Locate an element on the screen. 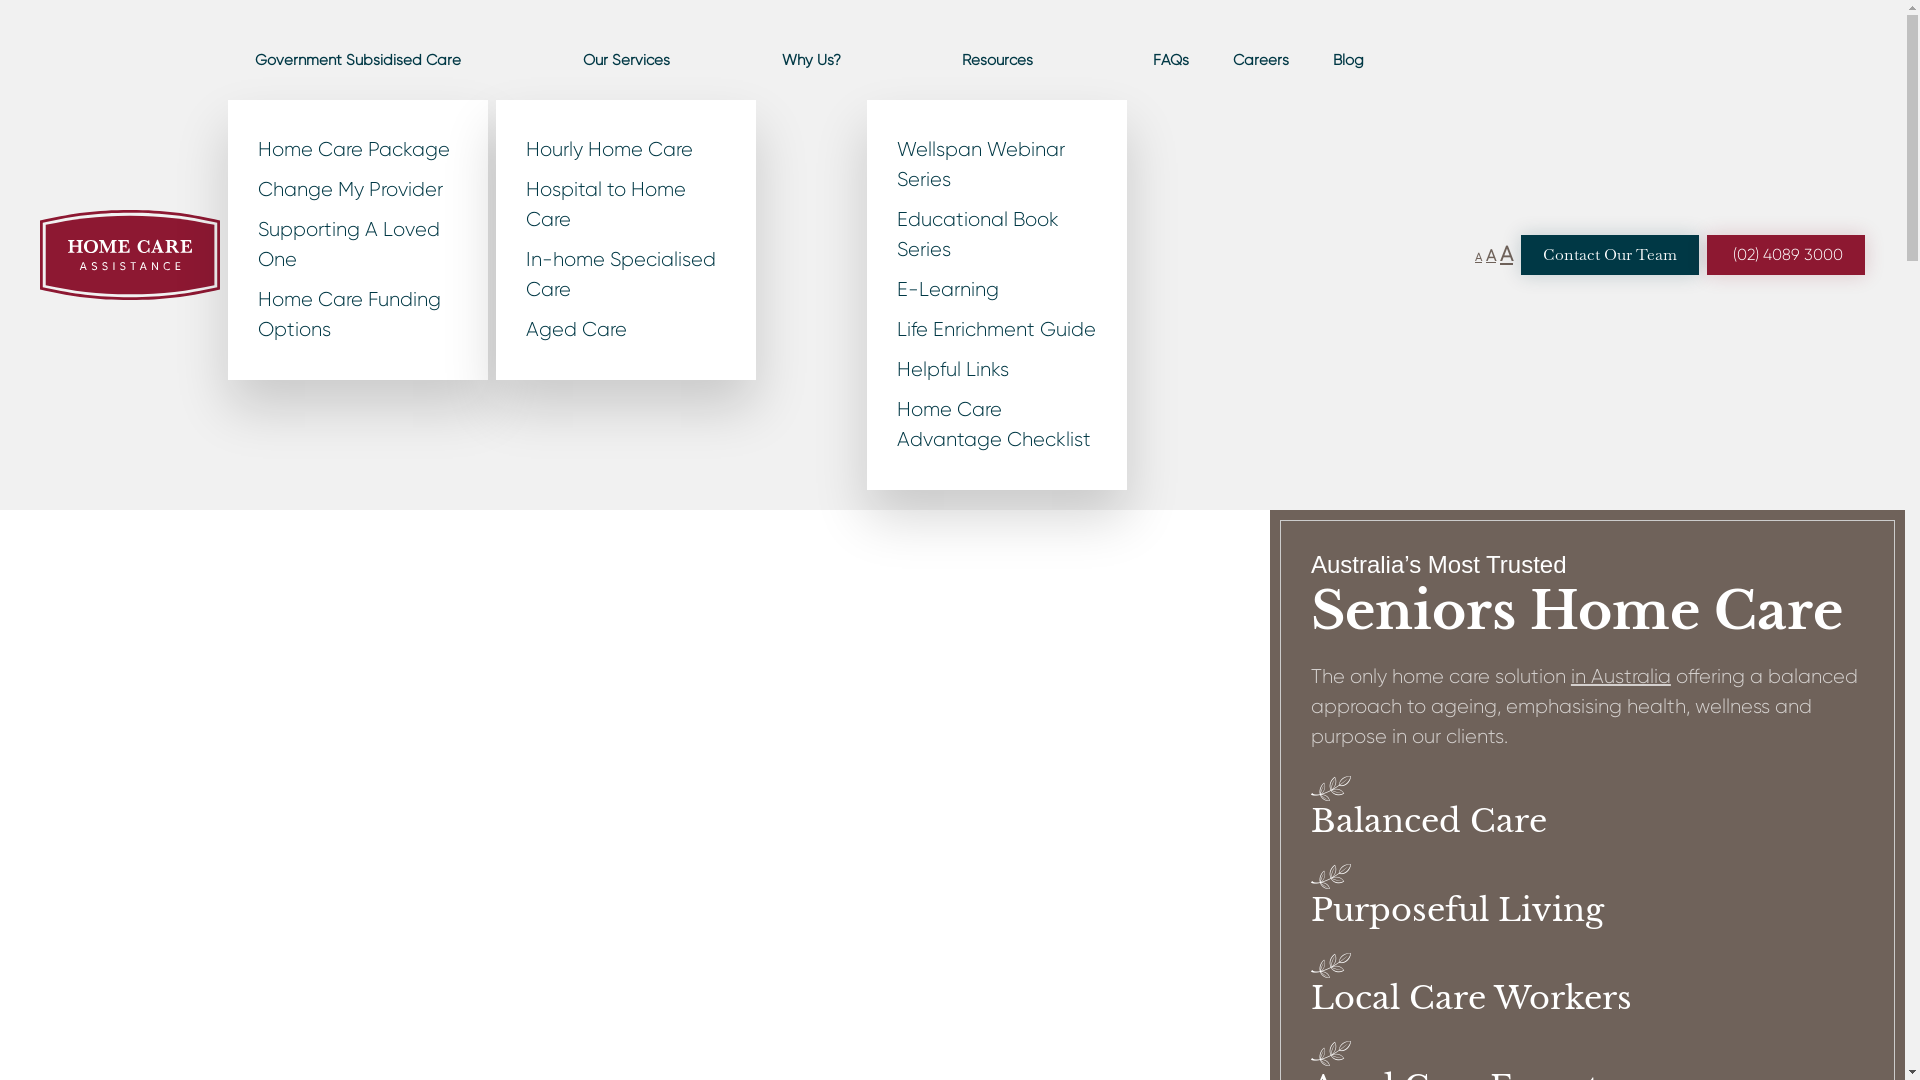 This screenshot has width=1920, height=1080. 'Supporting A Loved One' is located at coordinates (358, 244).